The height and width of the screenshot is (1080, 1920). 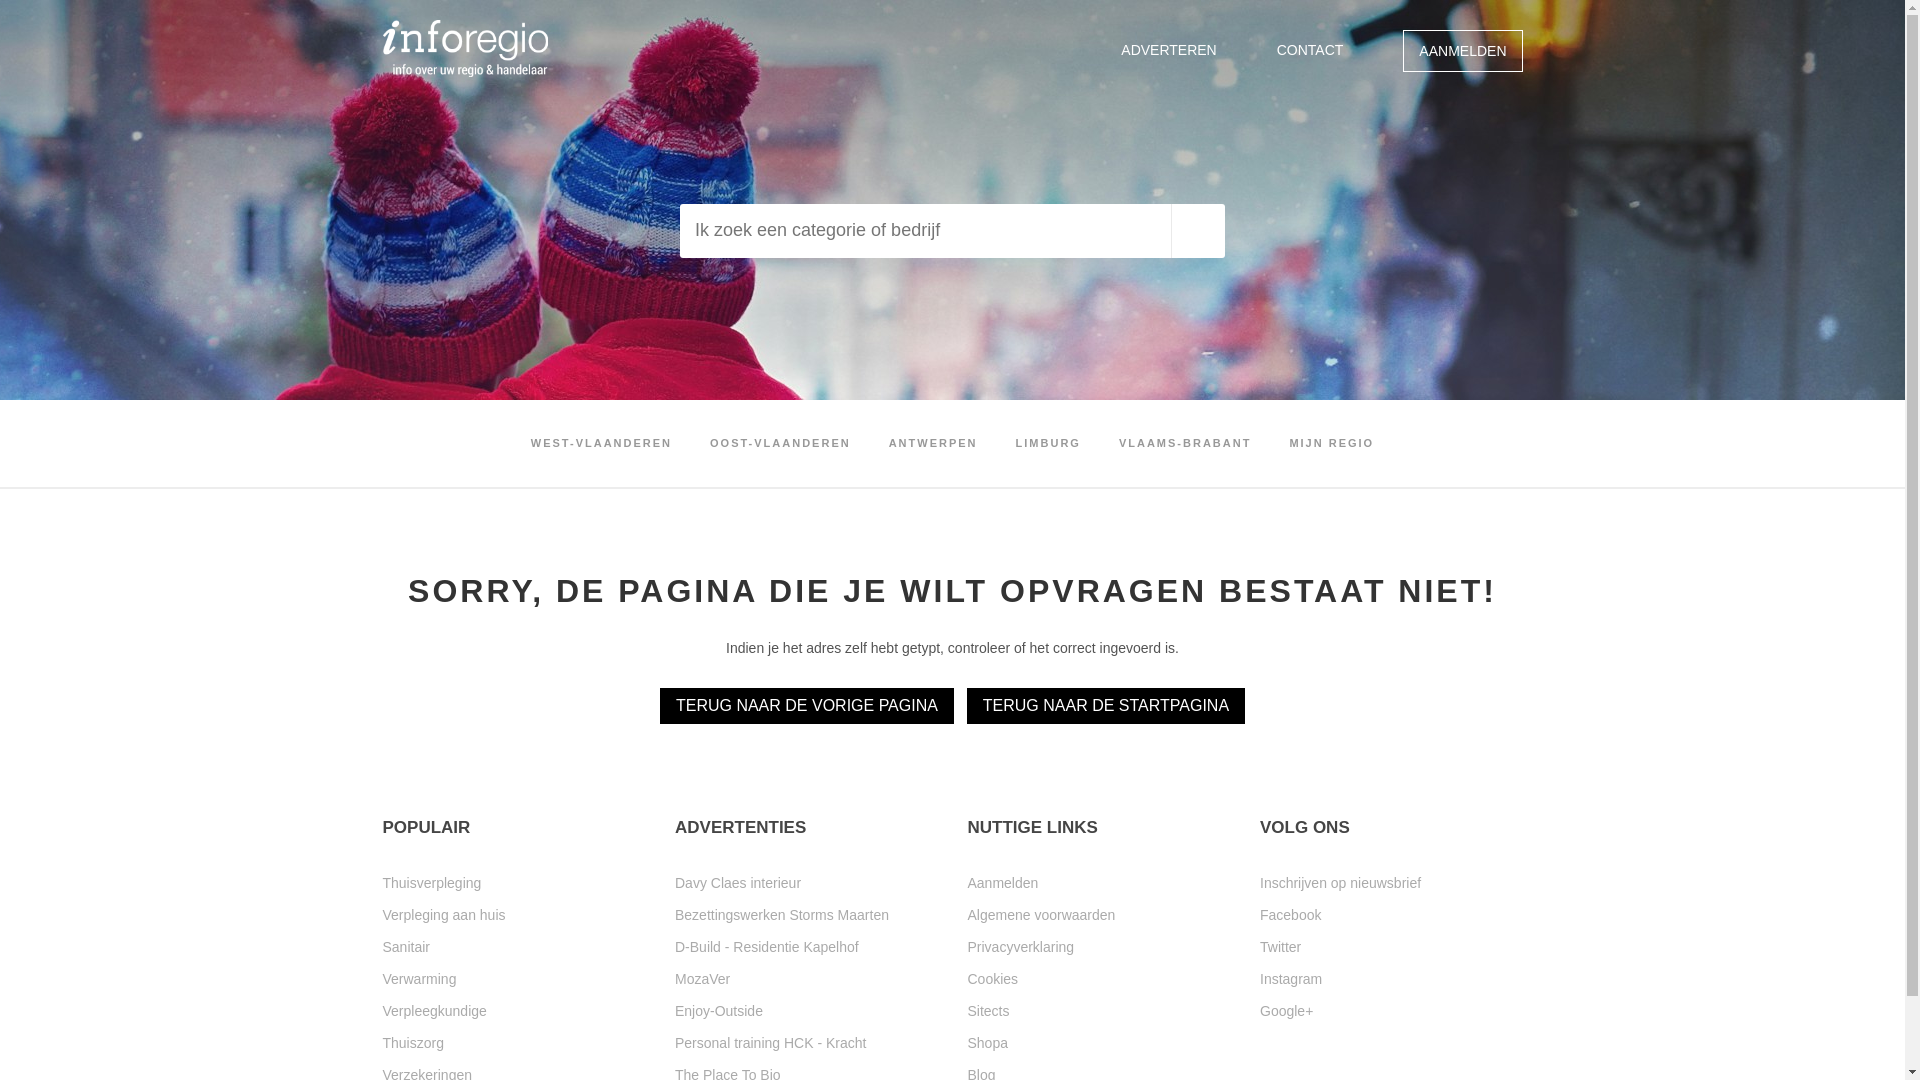 I want to click on 'Twitter', so click(x=1258, y=946).